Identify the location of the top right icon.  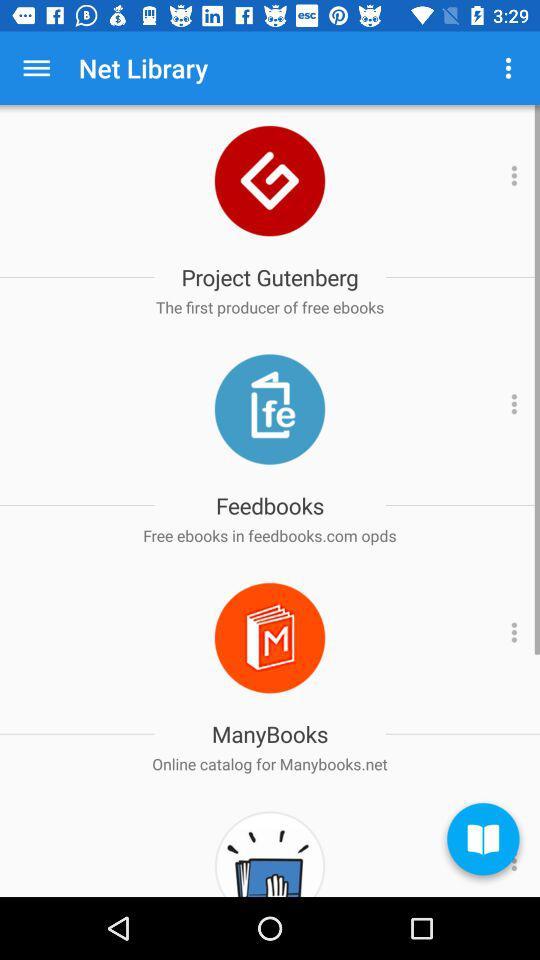
(508, 68).